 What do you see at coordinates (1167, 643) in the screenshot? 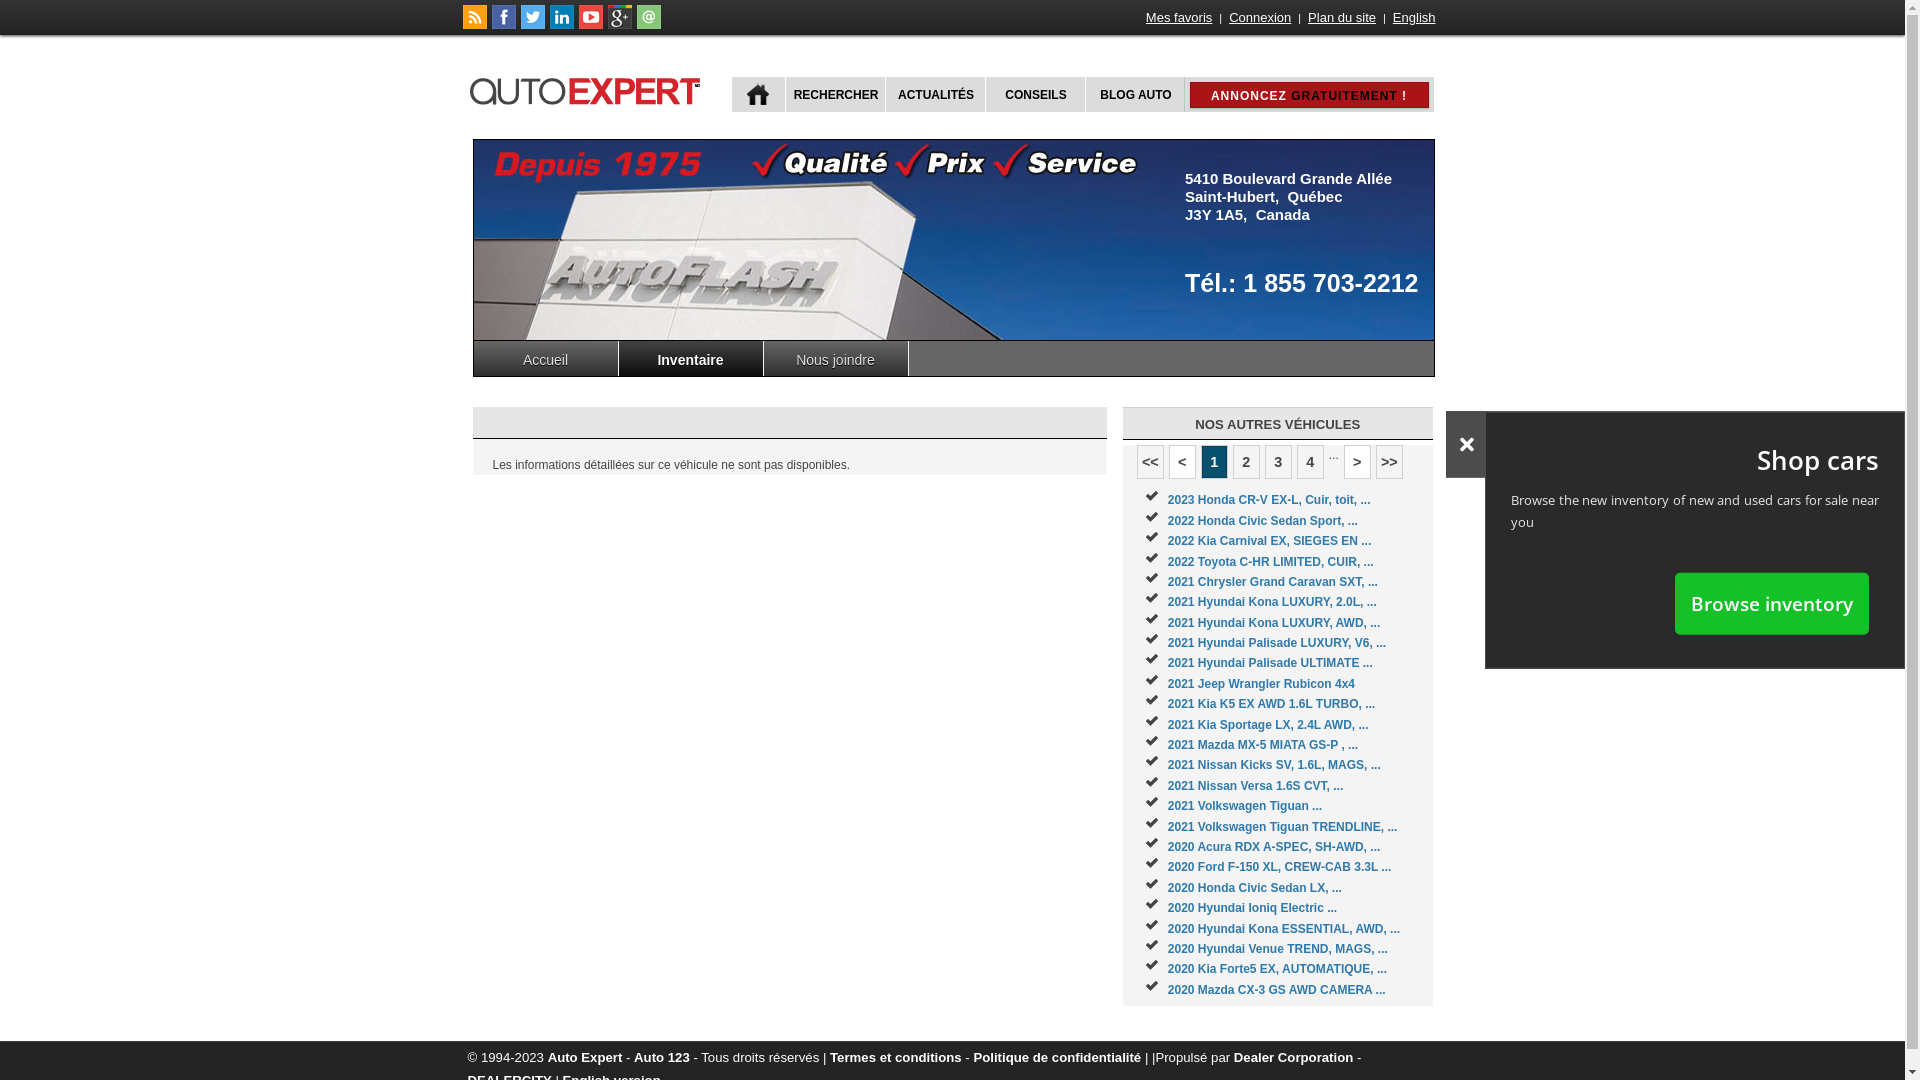
I see `'2021 Hyundai Palisade LUXURY, V6, ...'` at bounding box center [1167, 643].